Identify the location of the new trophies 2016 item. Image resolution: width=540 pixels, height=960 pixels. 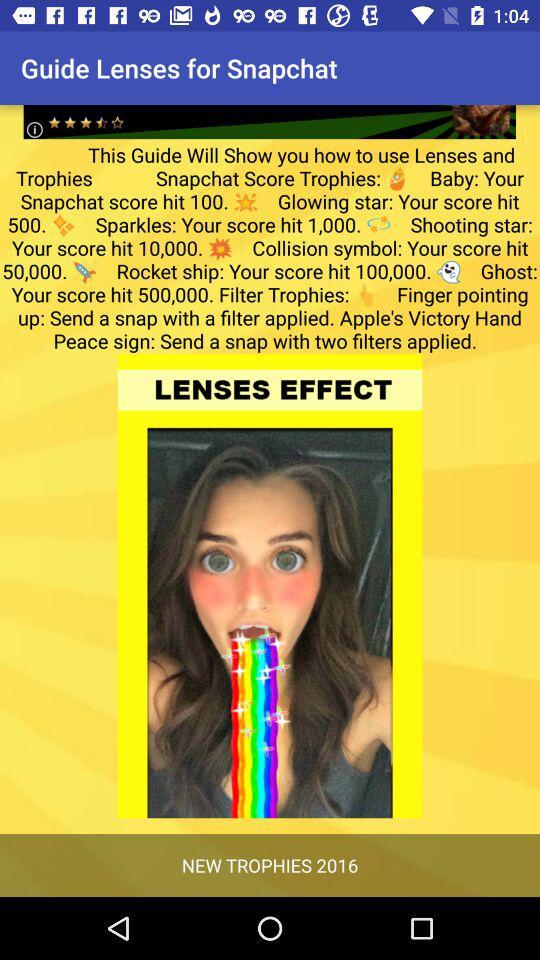
(270, 864).